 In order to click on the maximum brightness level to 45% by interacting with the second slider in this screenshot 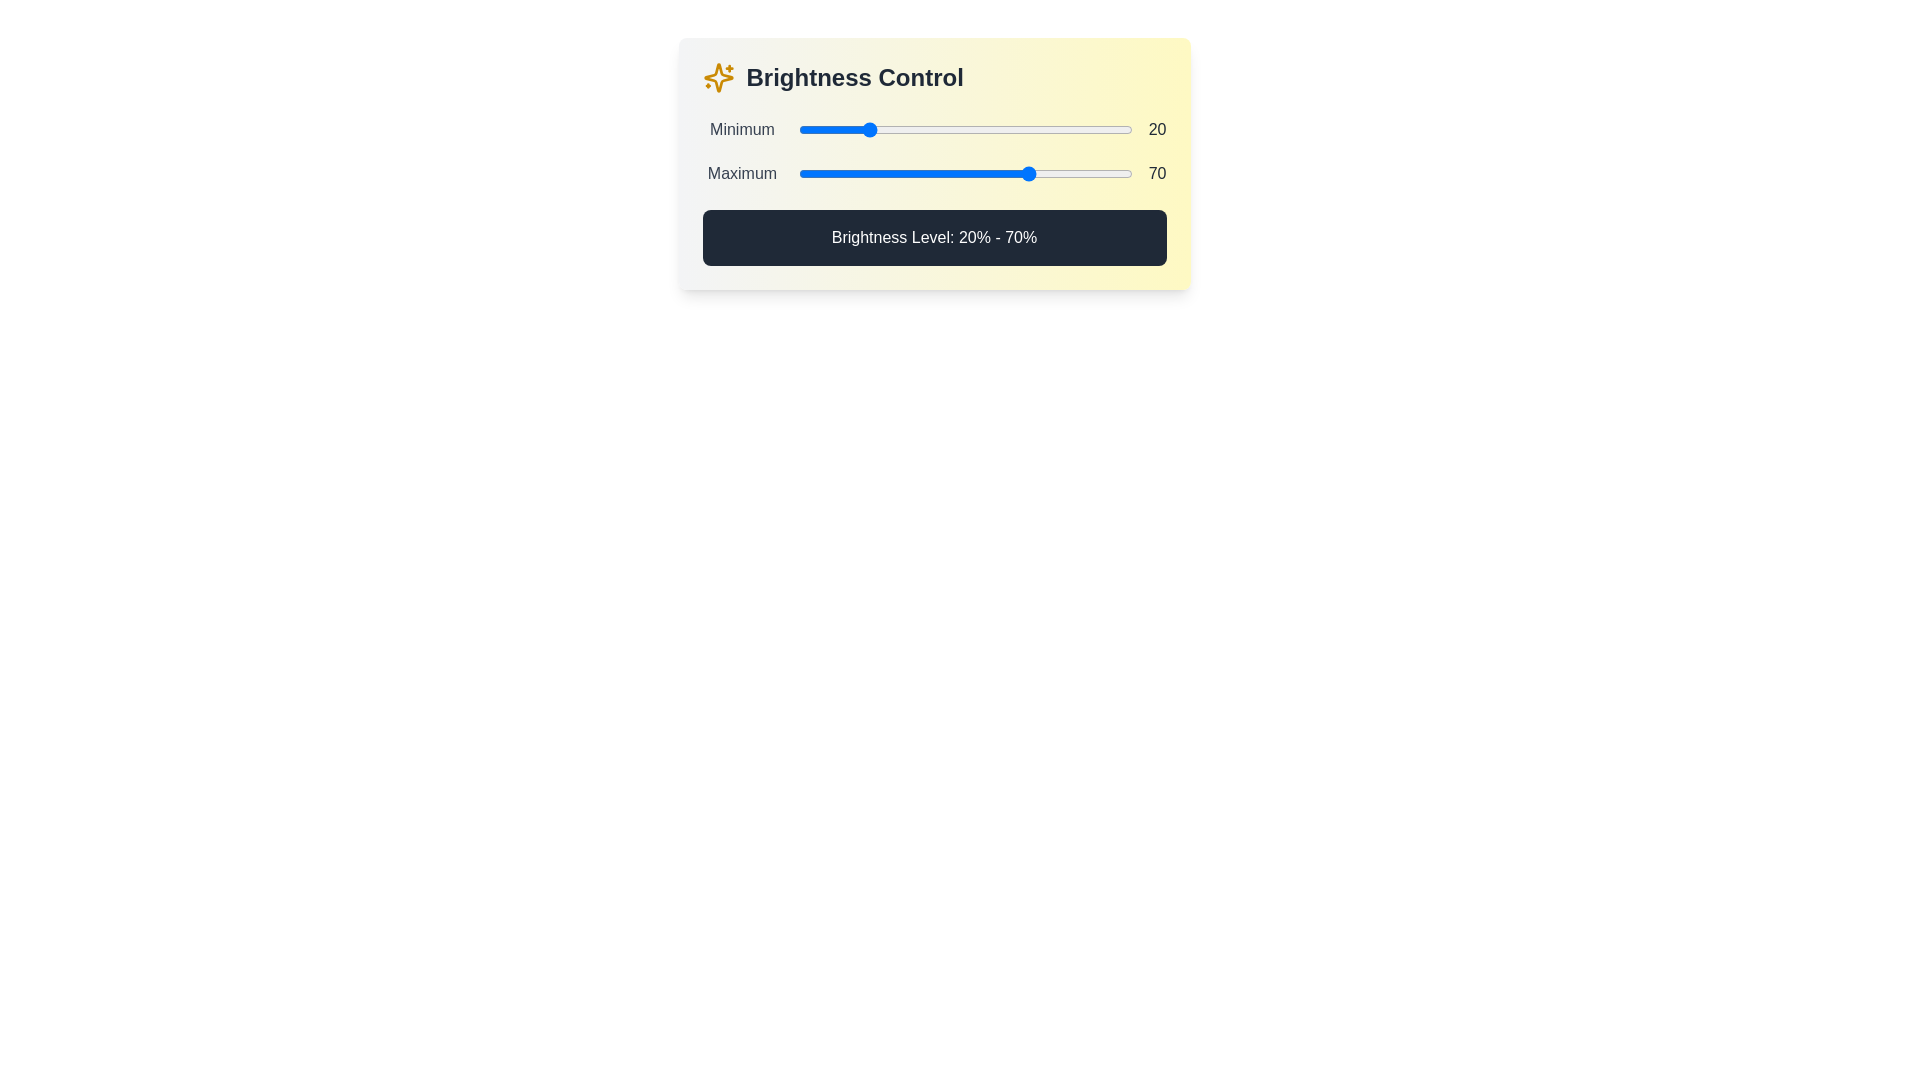, I will do `click(947, 172)`.